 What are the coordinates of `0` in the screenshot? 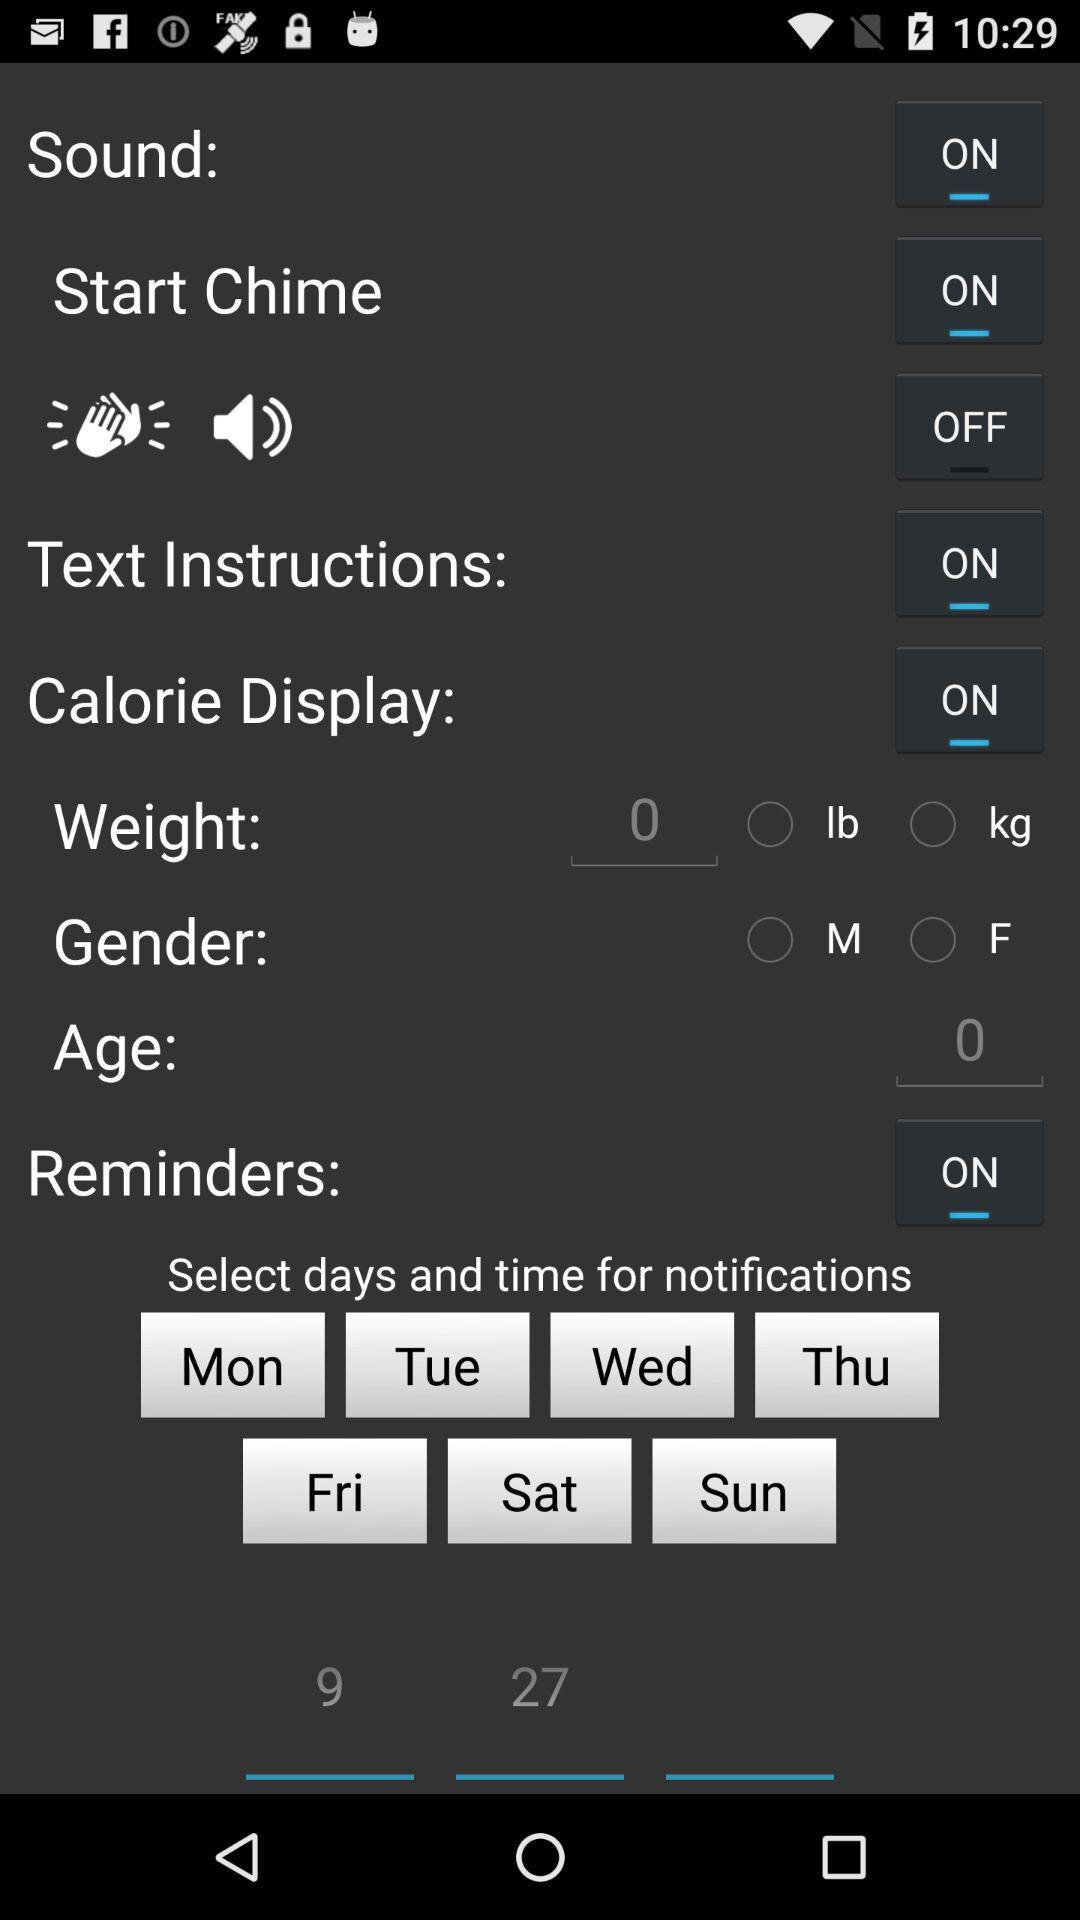 It's located at (968, 1043).